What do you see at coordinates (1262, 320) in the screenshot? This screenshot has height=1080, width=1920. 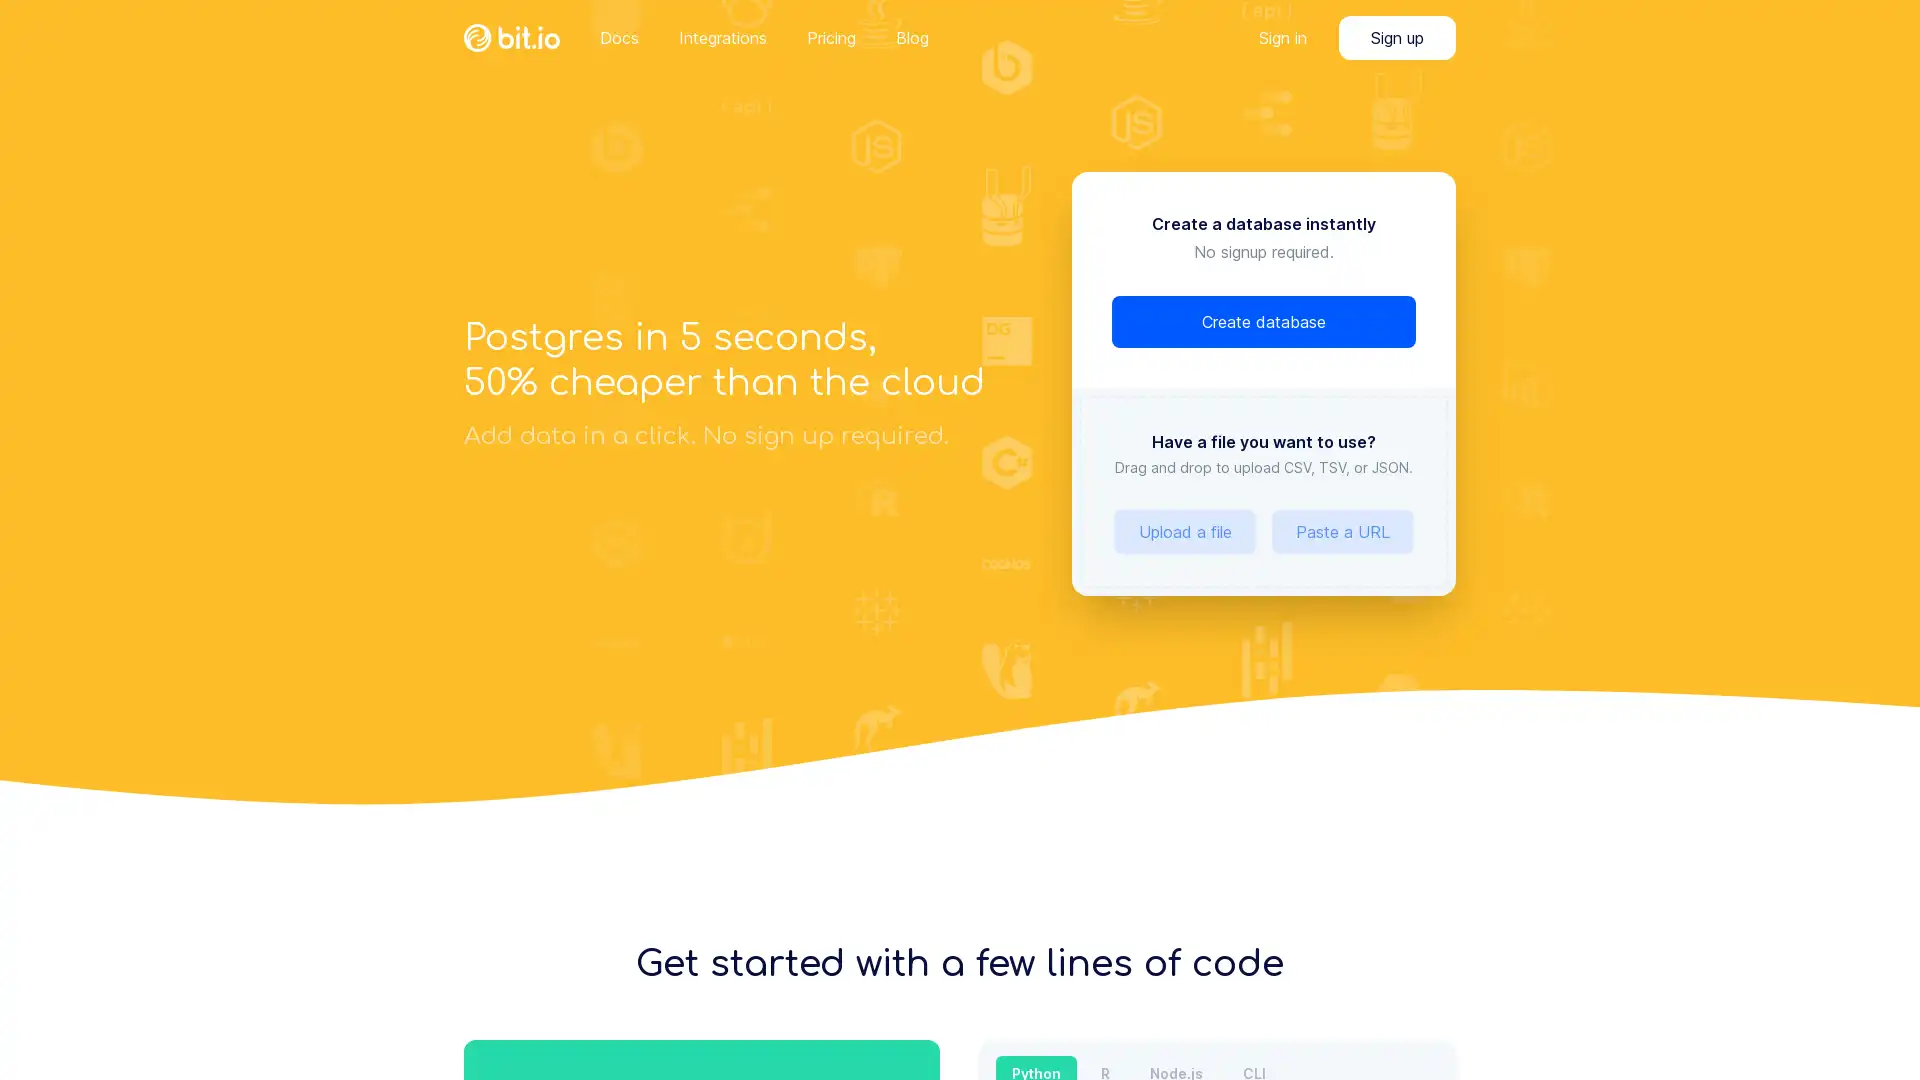 I see `Create database` at bounding box center [1262, 320].